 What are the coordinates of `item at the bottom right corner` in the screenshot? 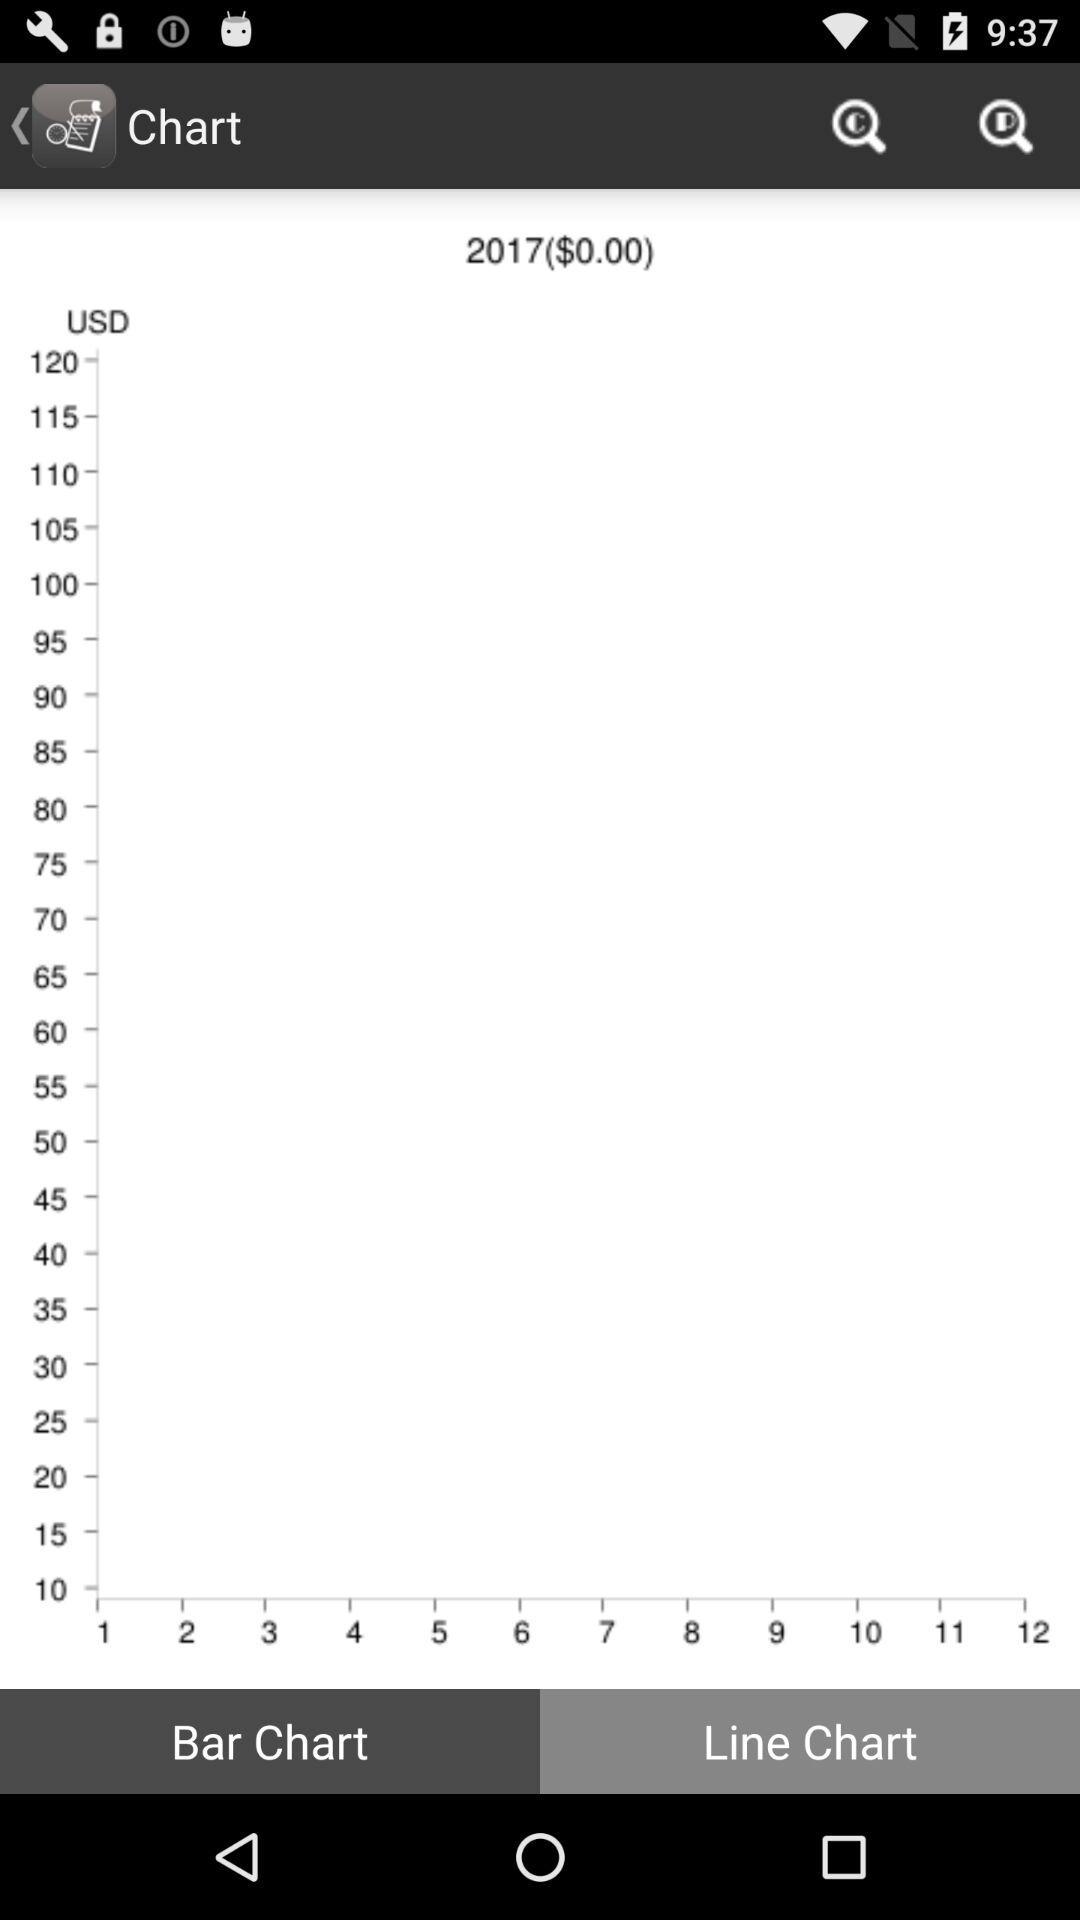 It's located at (810, 1740).